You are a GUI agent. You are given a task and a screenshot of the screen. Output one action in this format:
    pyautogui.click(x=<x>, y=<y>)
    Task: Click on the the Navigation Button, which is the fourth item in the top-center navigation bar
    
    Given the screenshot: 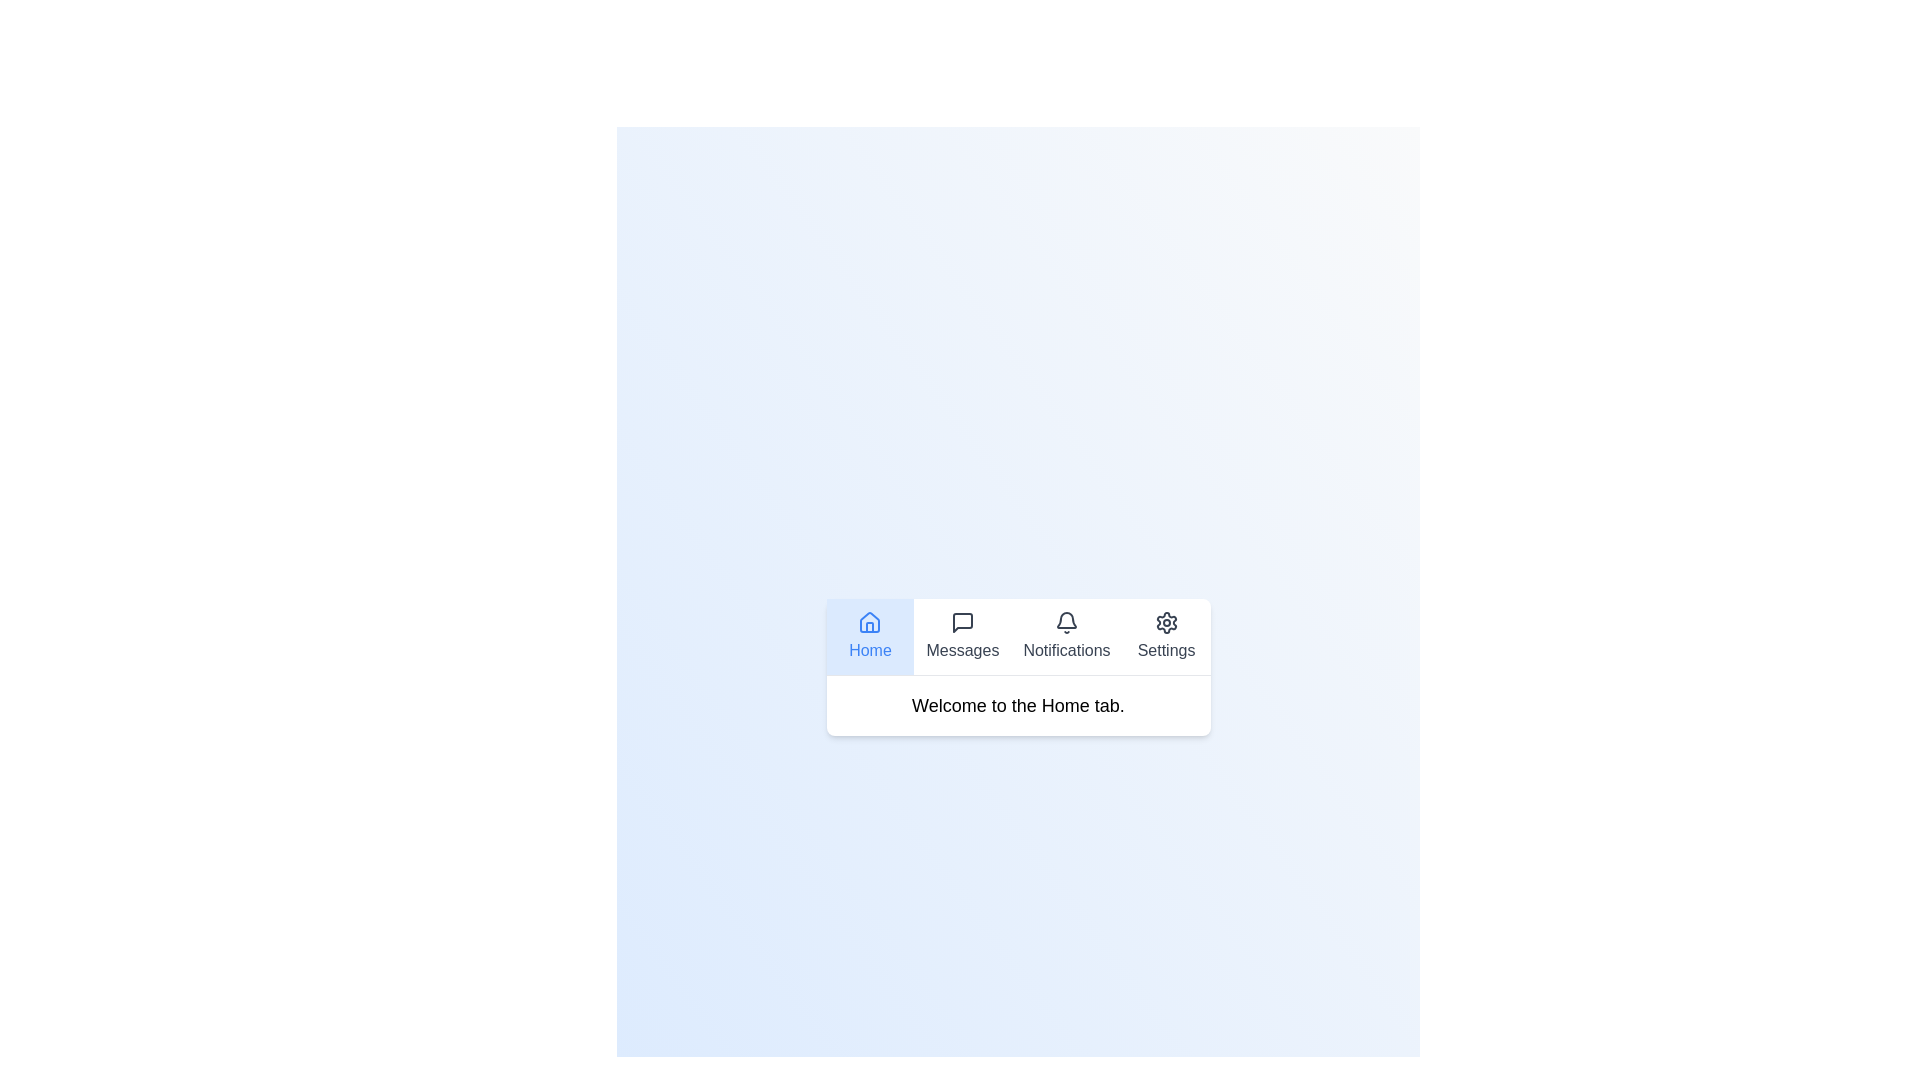 What is the action you would take?
    pyautogui.click(x=1166, y=636)
    